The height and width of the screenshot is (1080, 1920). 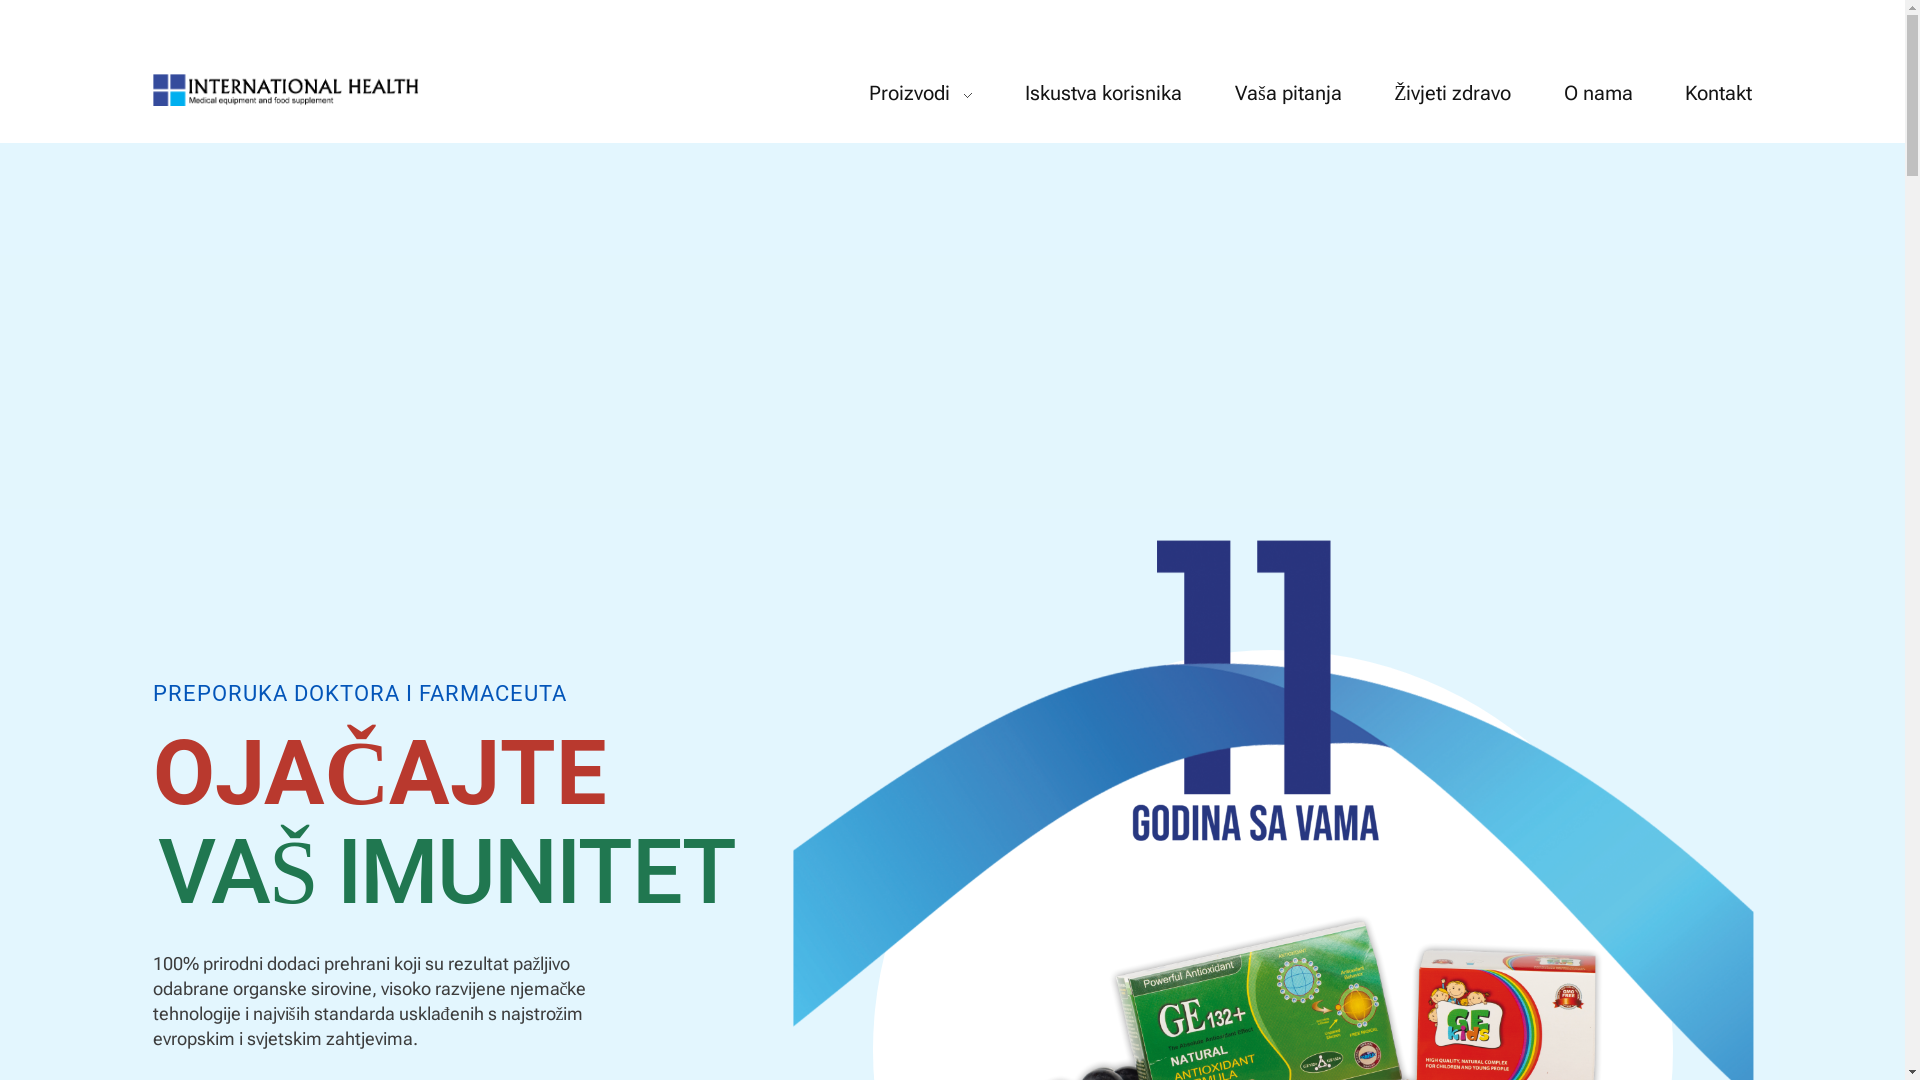 What do you see at coordinates (358, 119) in the screenshot?
I see `'GE132 | International Health BiH'` at bounding box center [358, 119].